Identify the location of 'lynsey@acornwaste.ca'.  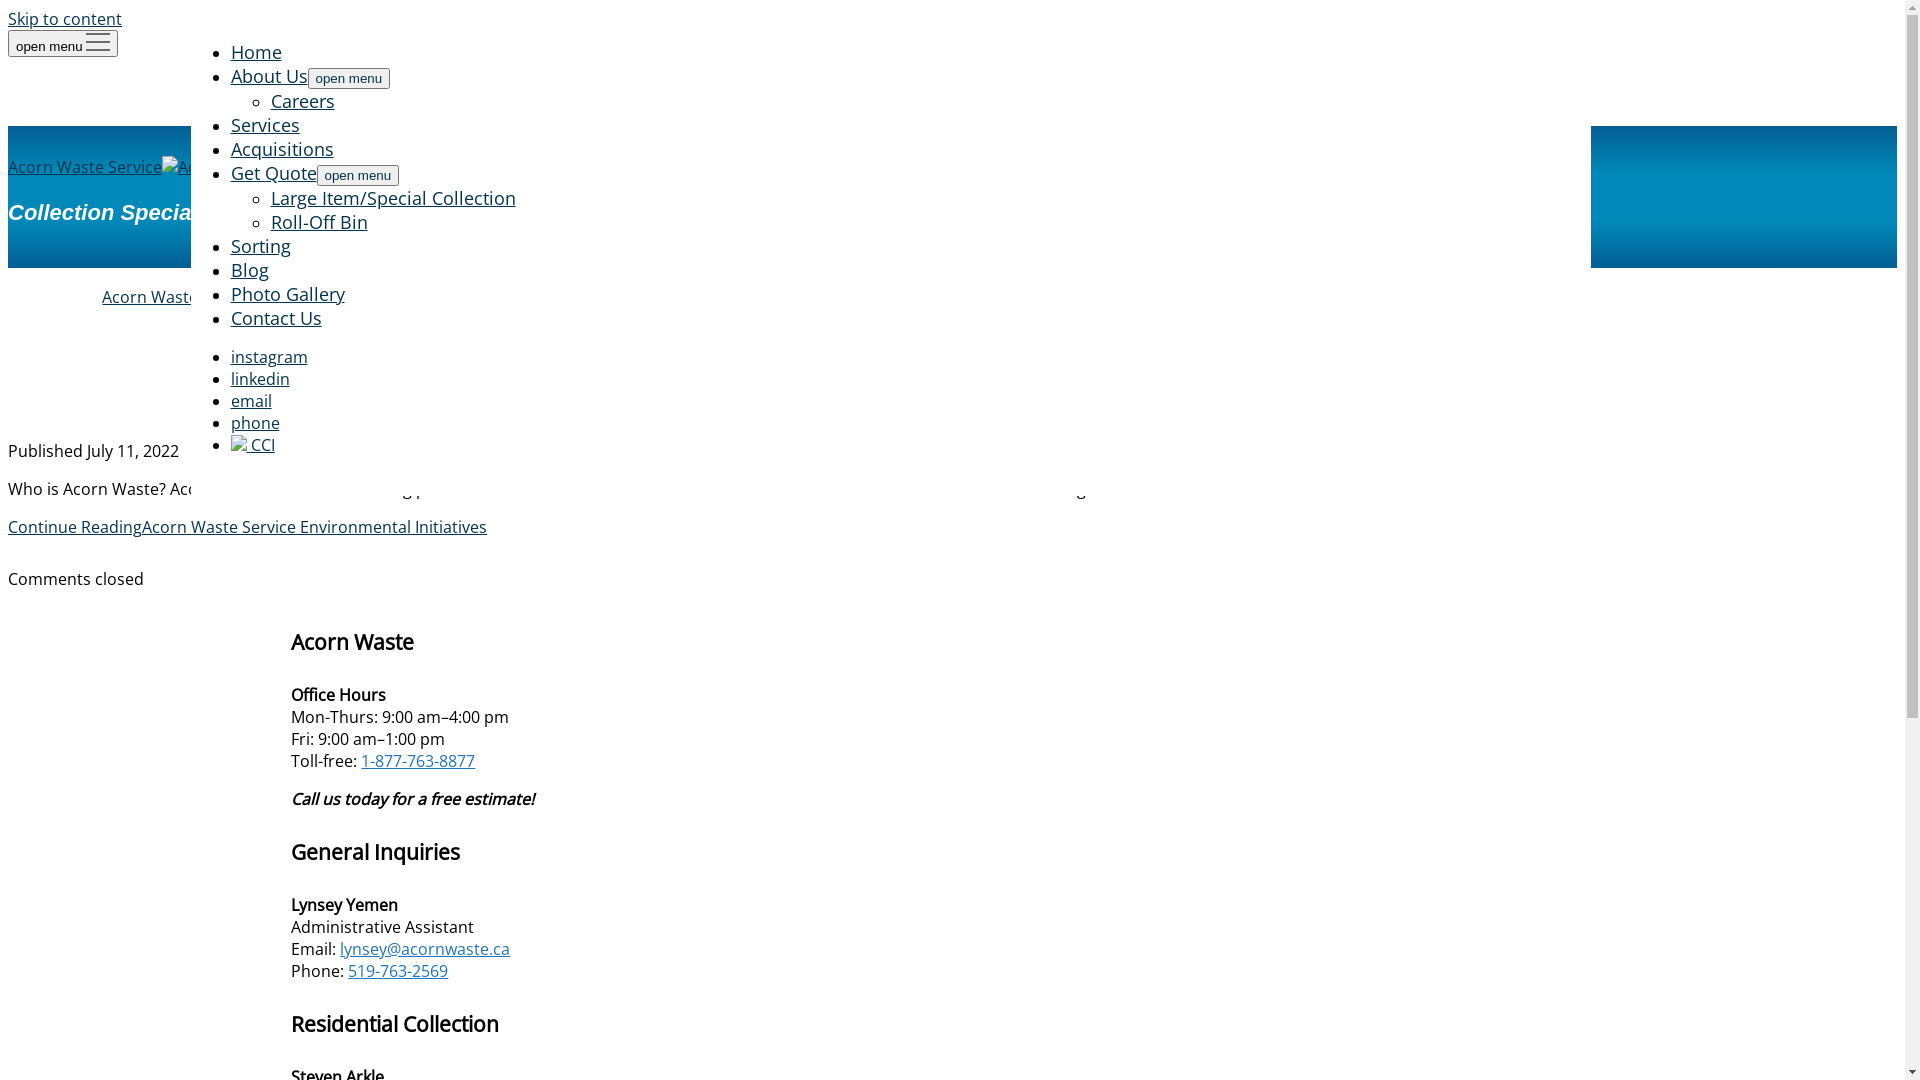
(340, 947).